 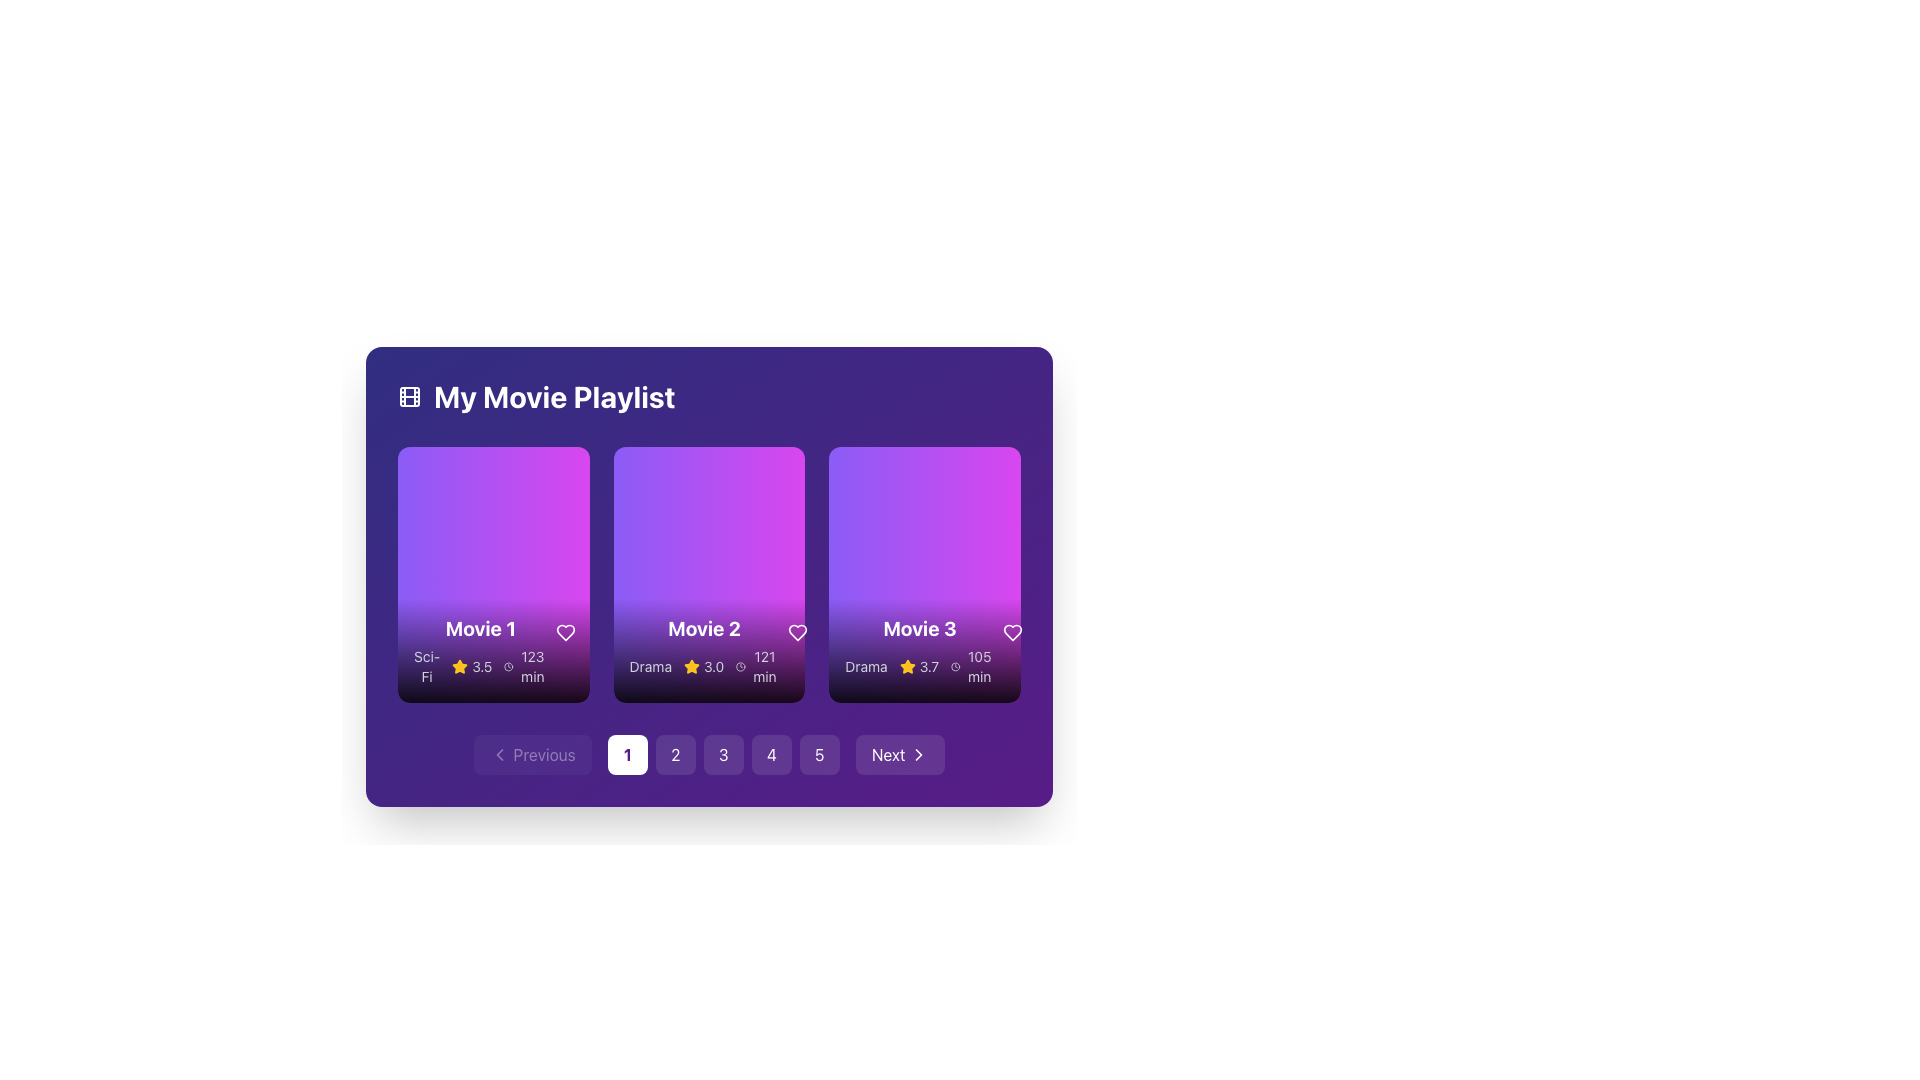 What do you see at coordinates (493, 651) in the screenshot?
I see `the interactive elements near the Text and icon overlay that provides metadata about 'Movie 1', located at the bottom section of the card` at bounding box center [493, 651].